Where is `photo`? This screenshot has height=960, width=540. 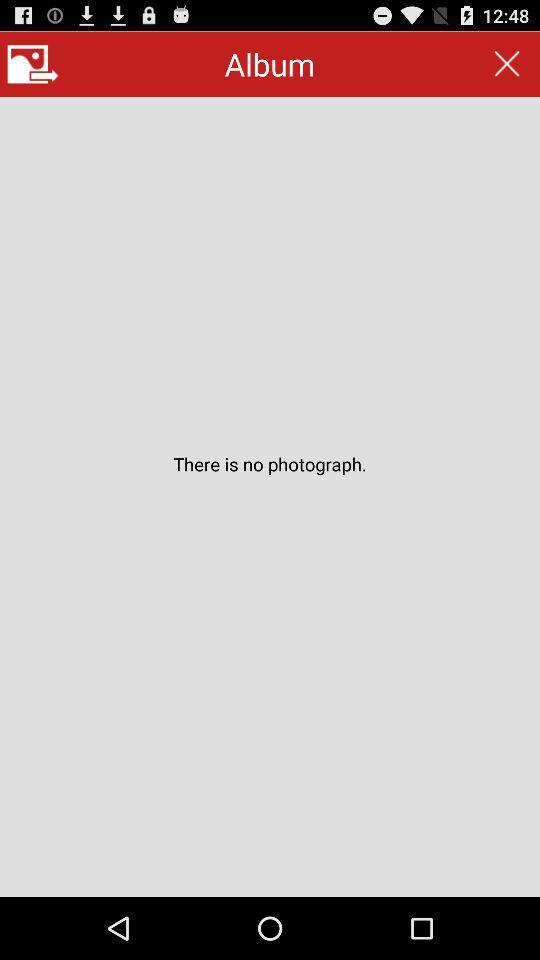 photo is located at coordinates (31, 64).